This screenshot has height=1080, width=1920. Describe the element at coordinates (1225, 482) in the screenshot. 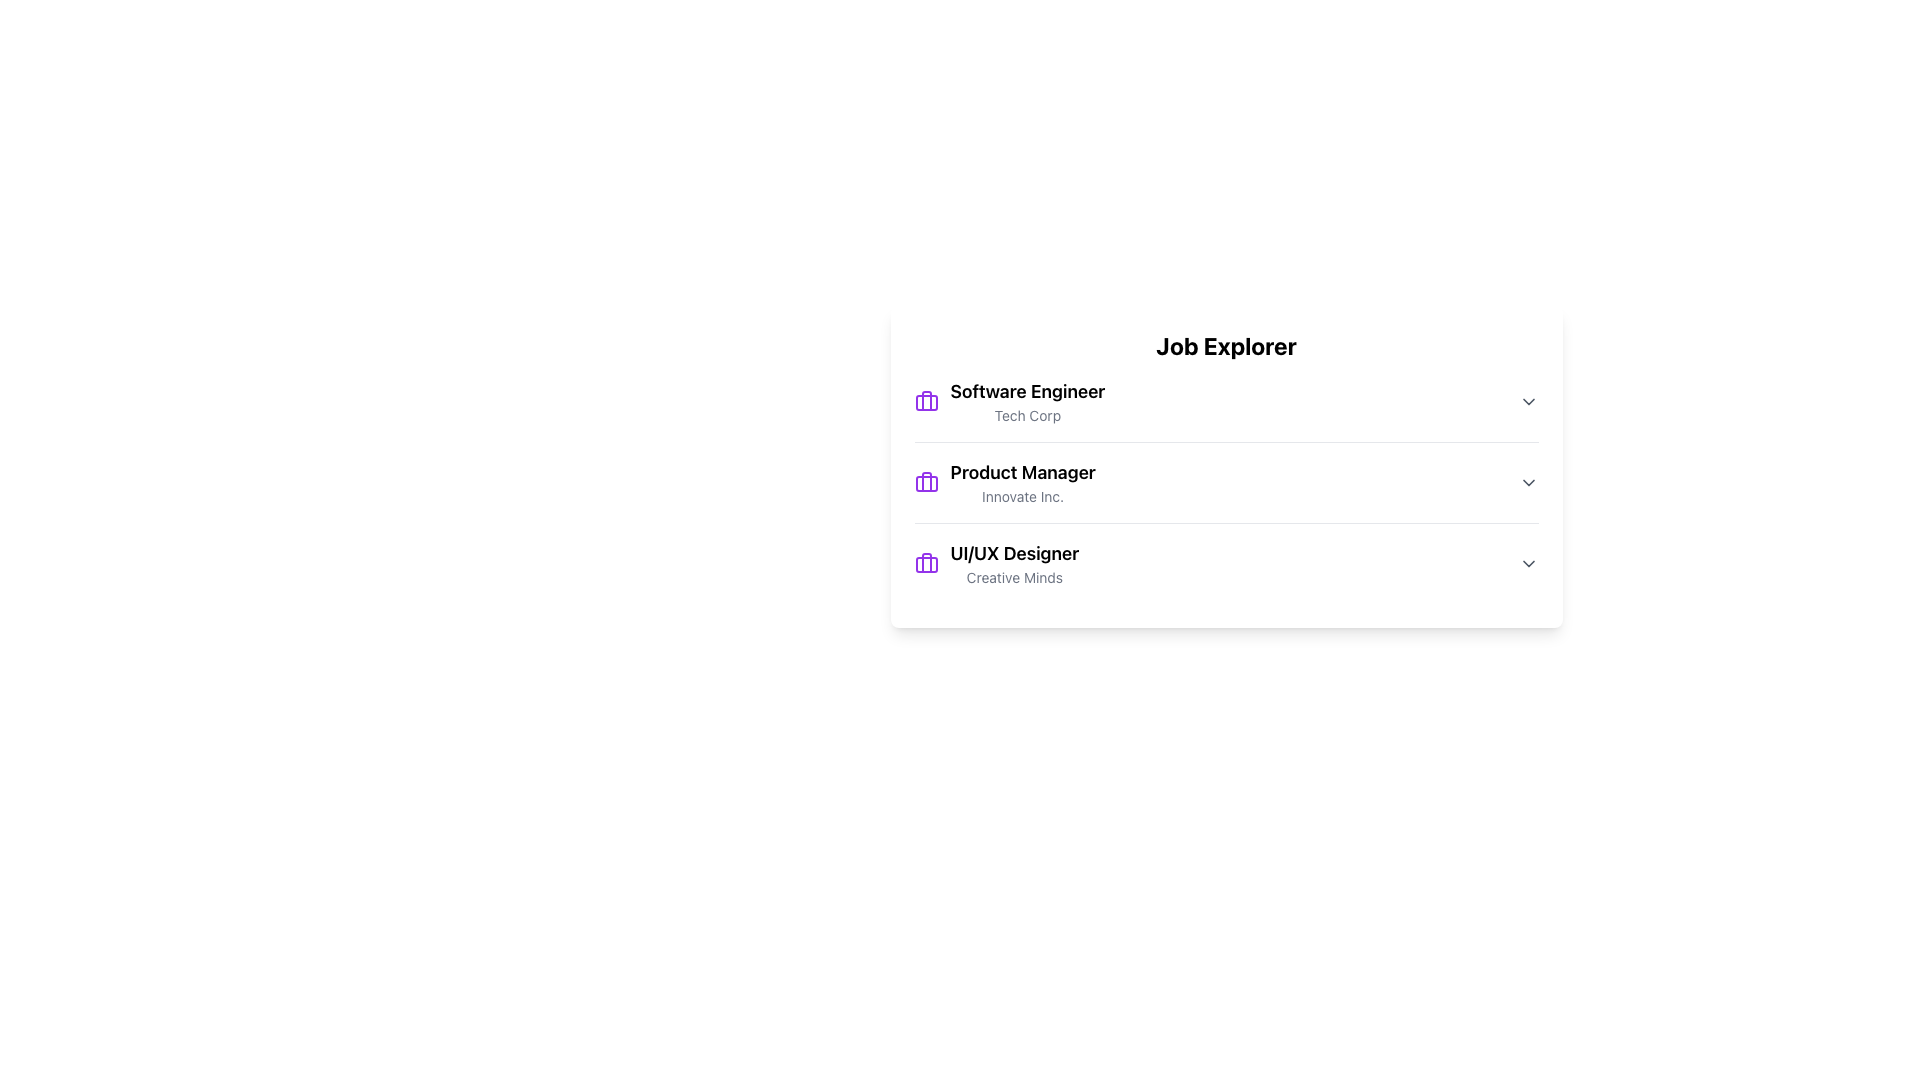

I see `the second job entry in the job listing interface` at that location.